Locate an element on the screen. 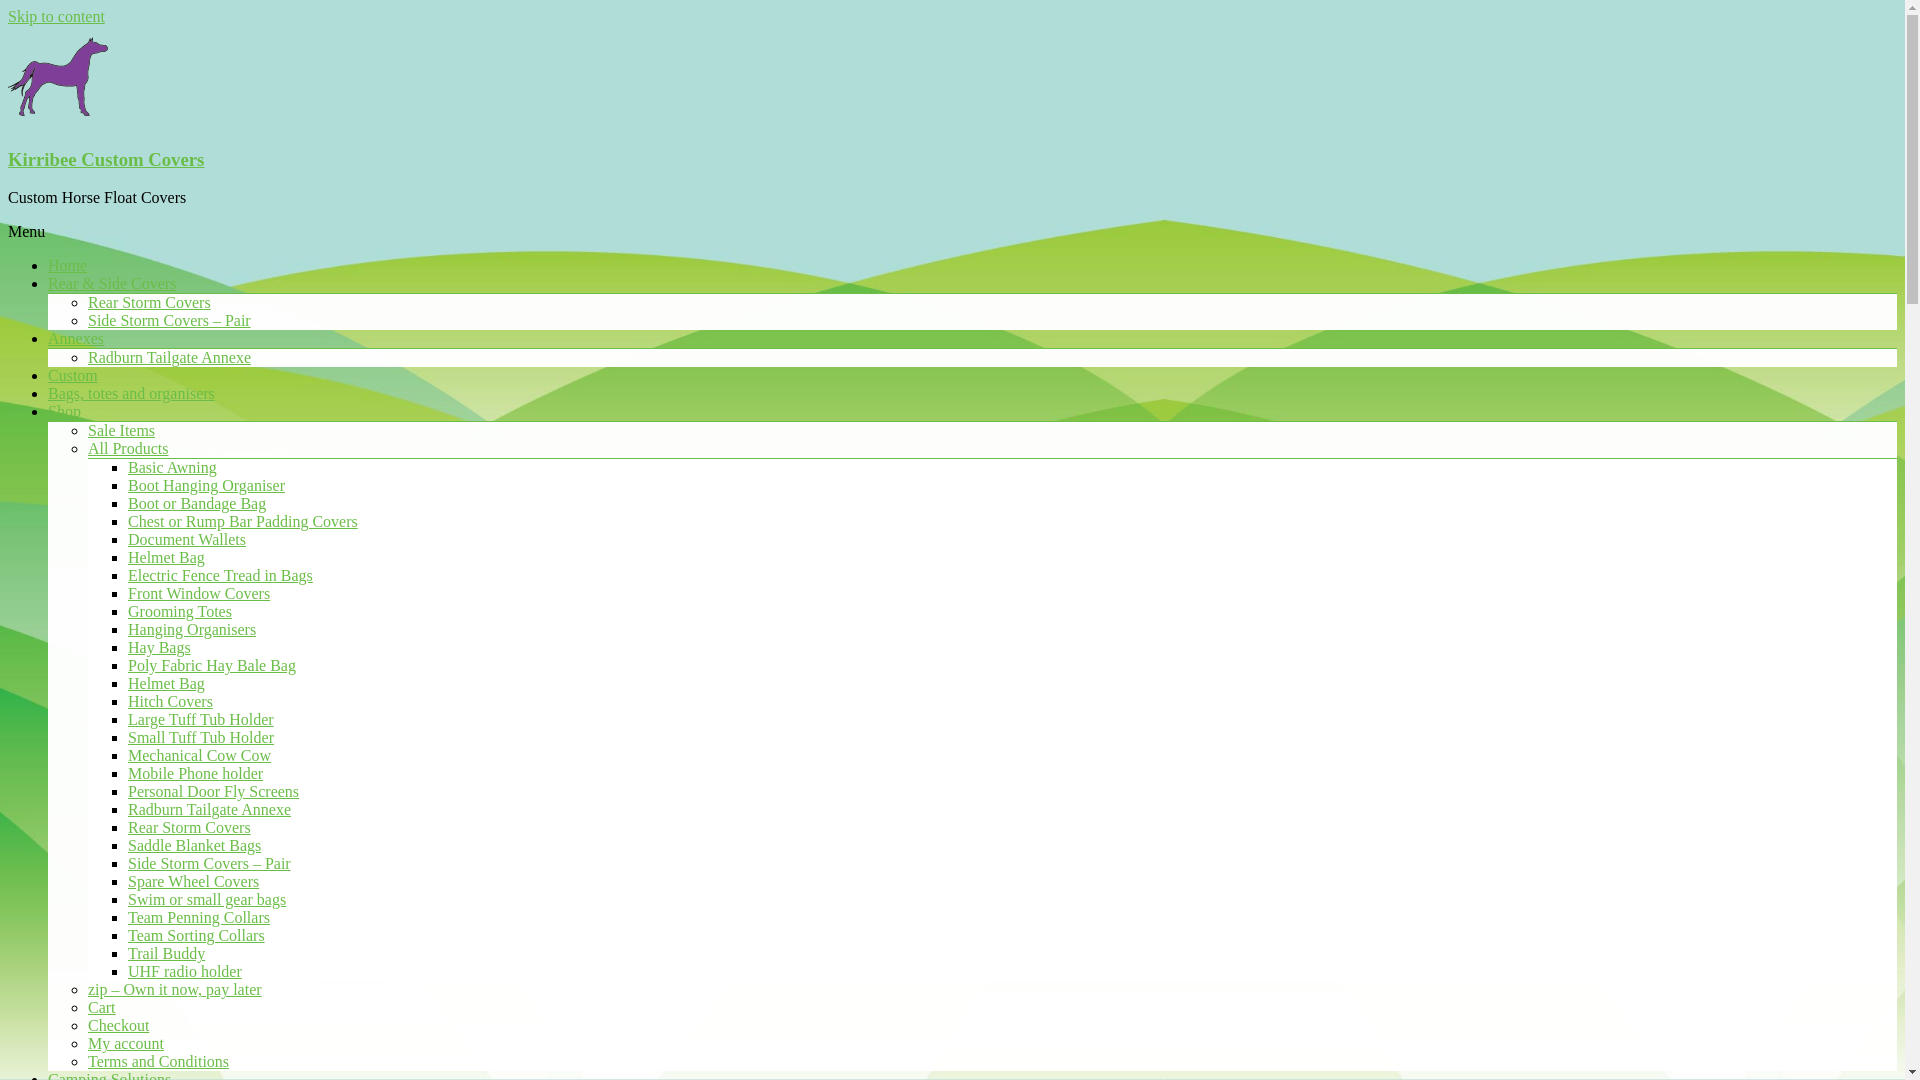  'Small Tuff Tub Holder' is located at coordinates (201, 737).